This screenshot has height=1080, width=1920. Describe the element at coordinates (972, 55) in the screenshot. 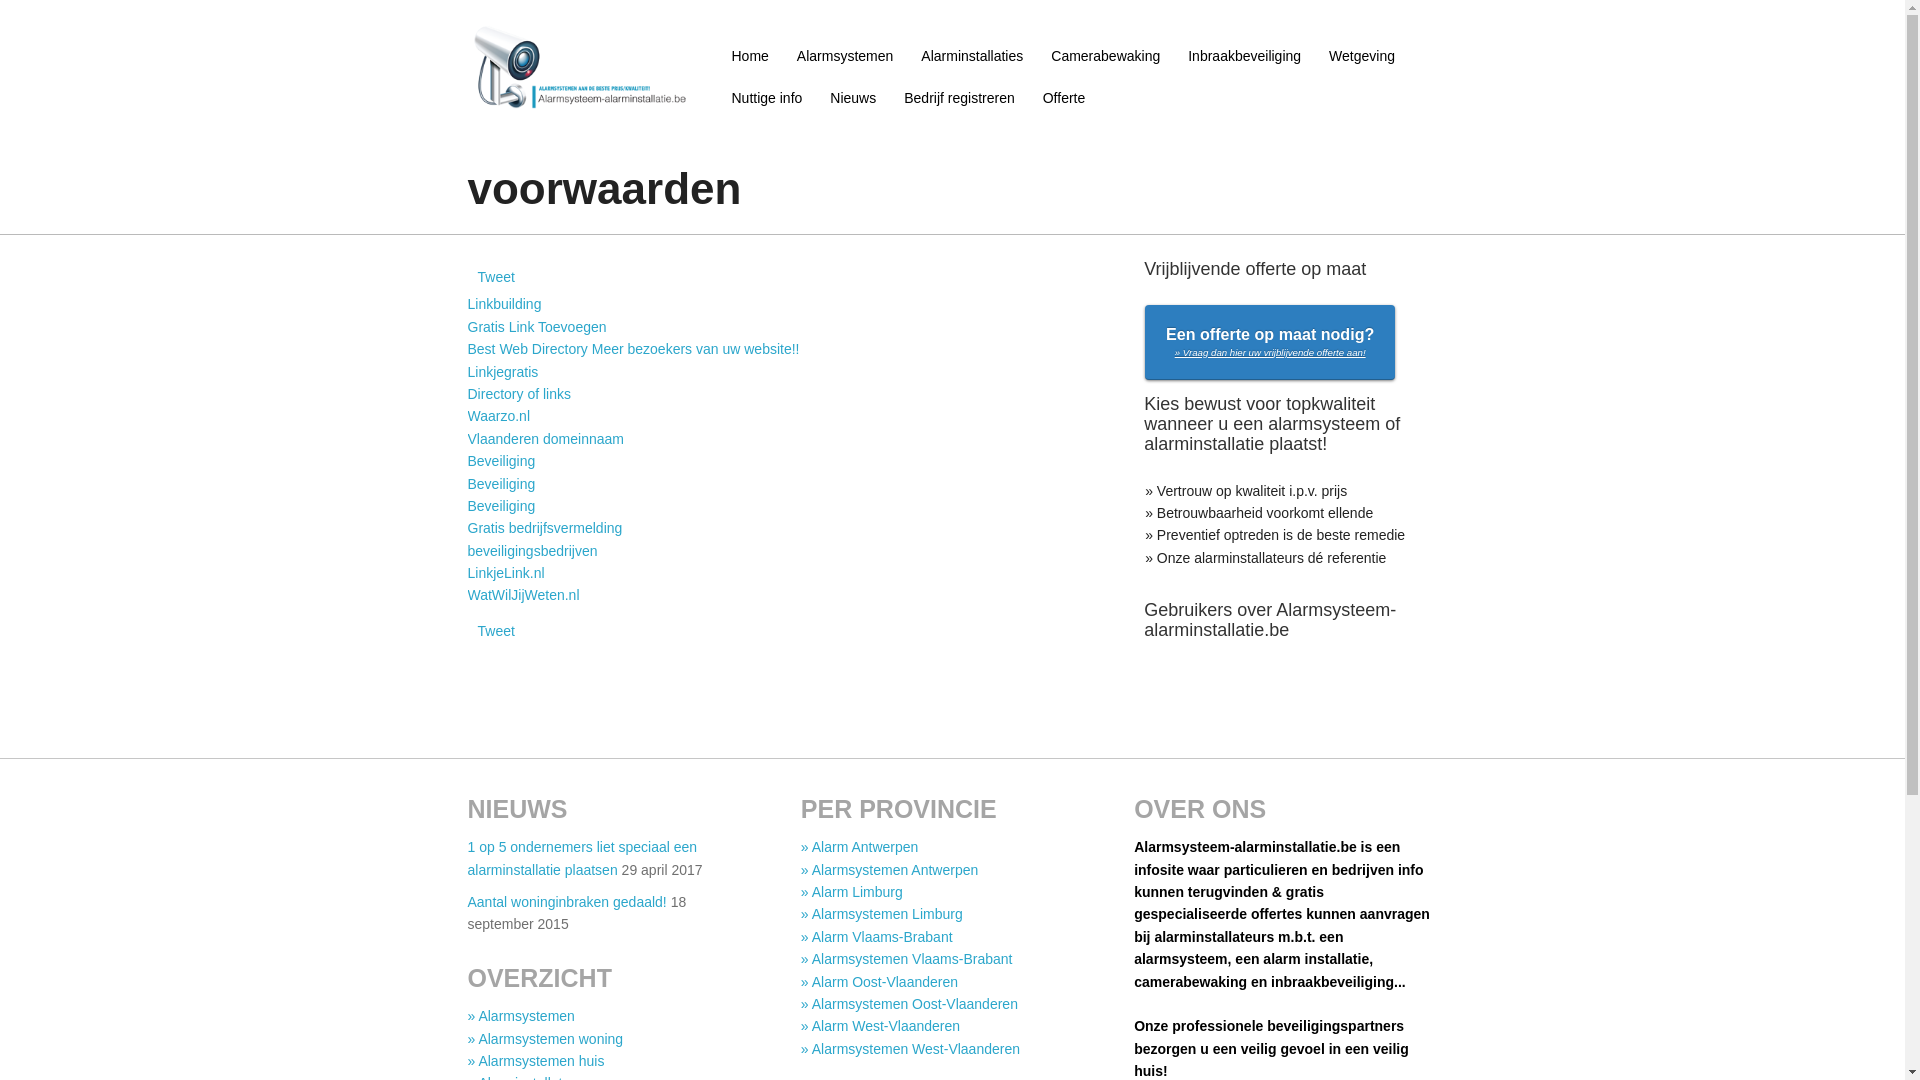

I see `'Alarminstallaties'` at that location.